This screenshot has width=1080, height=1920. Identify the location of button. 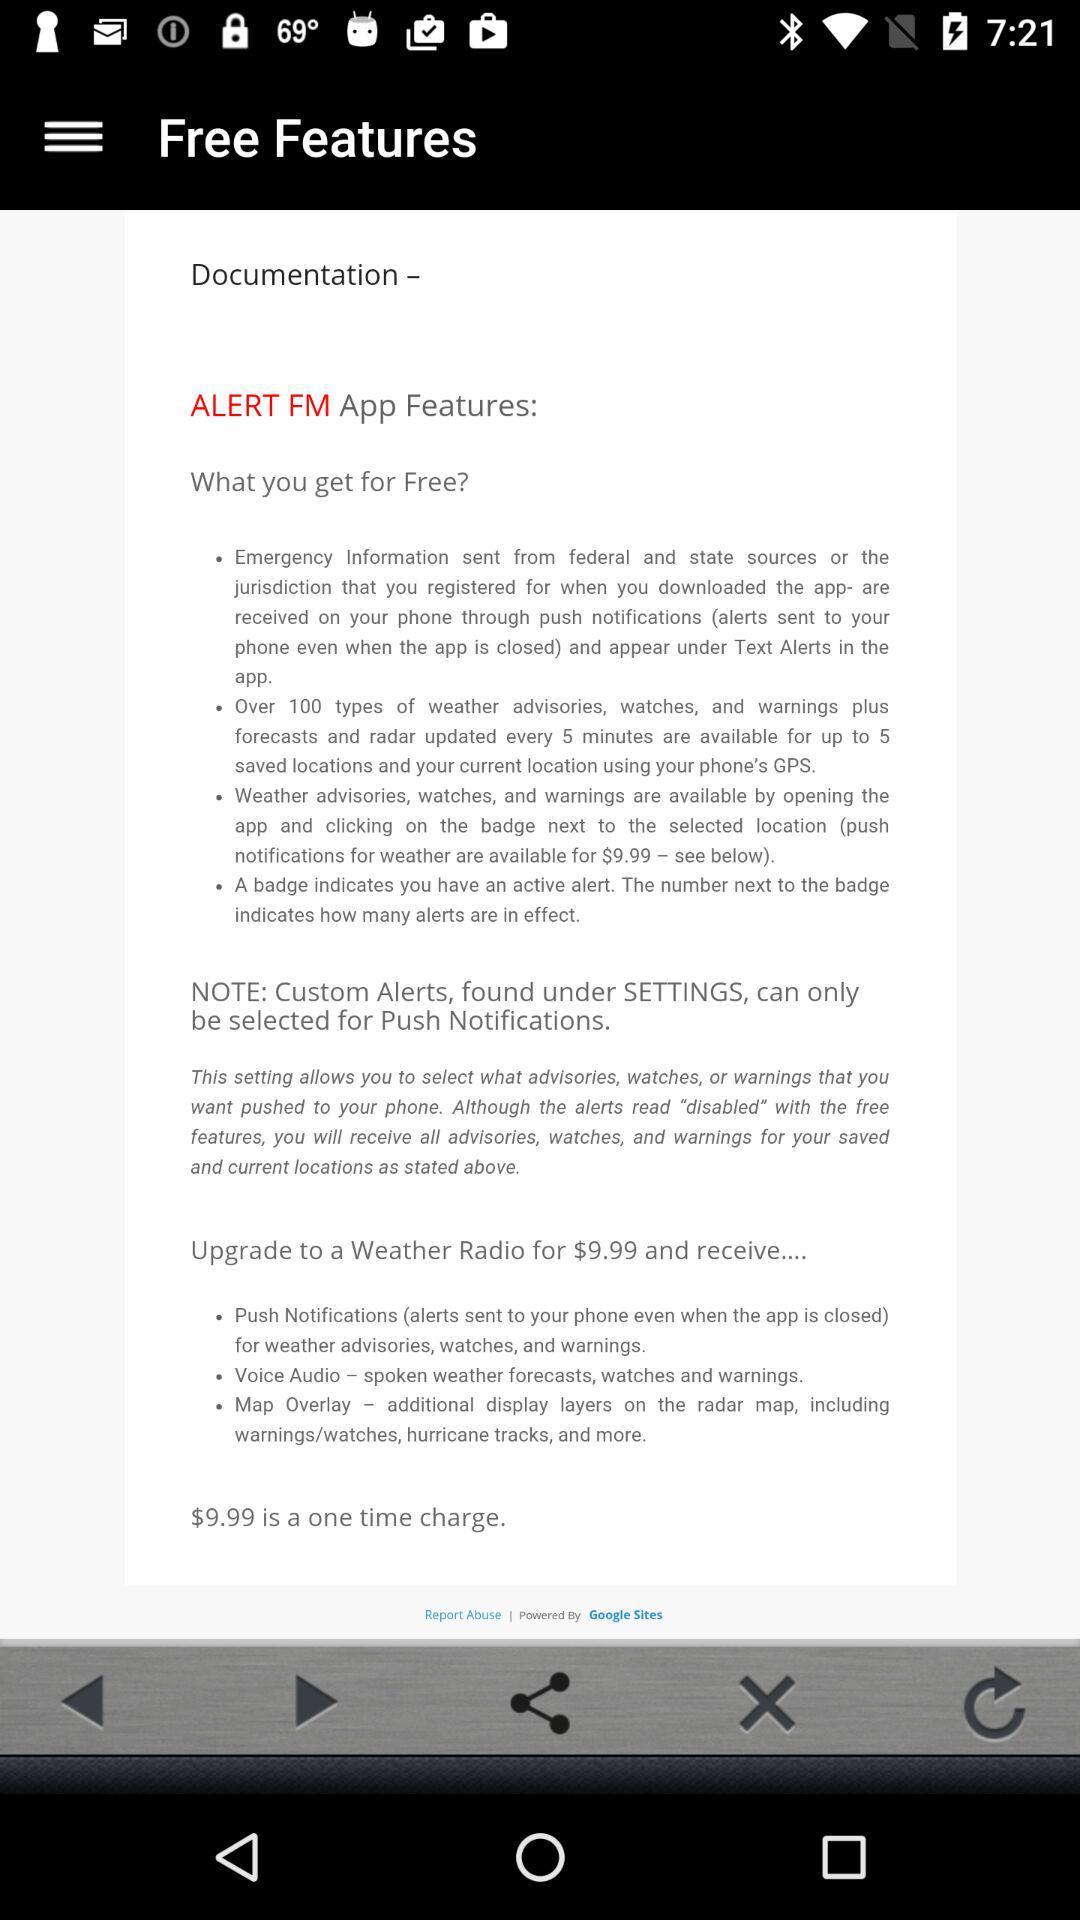
(766, 1702).